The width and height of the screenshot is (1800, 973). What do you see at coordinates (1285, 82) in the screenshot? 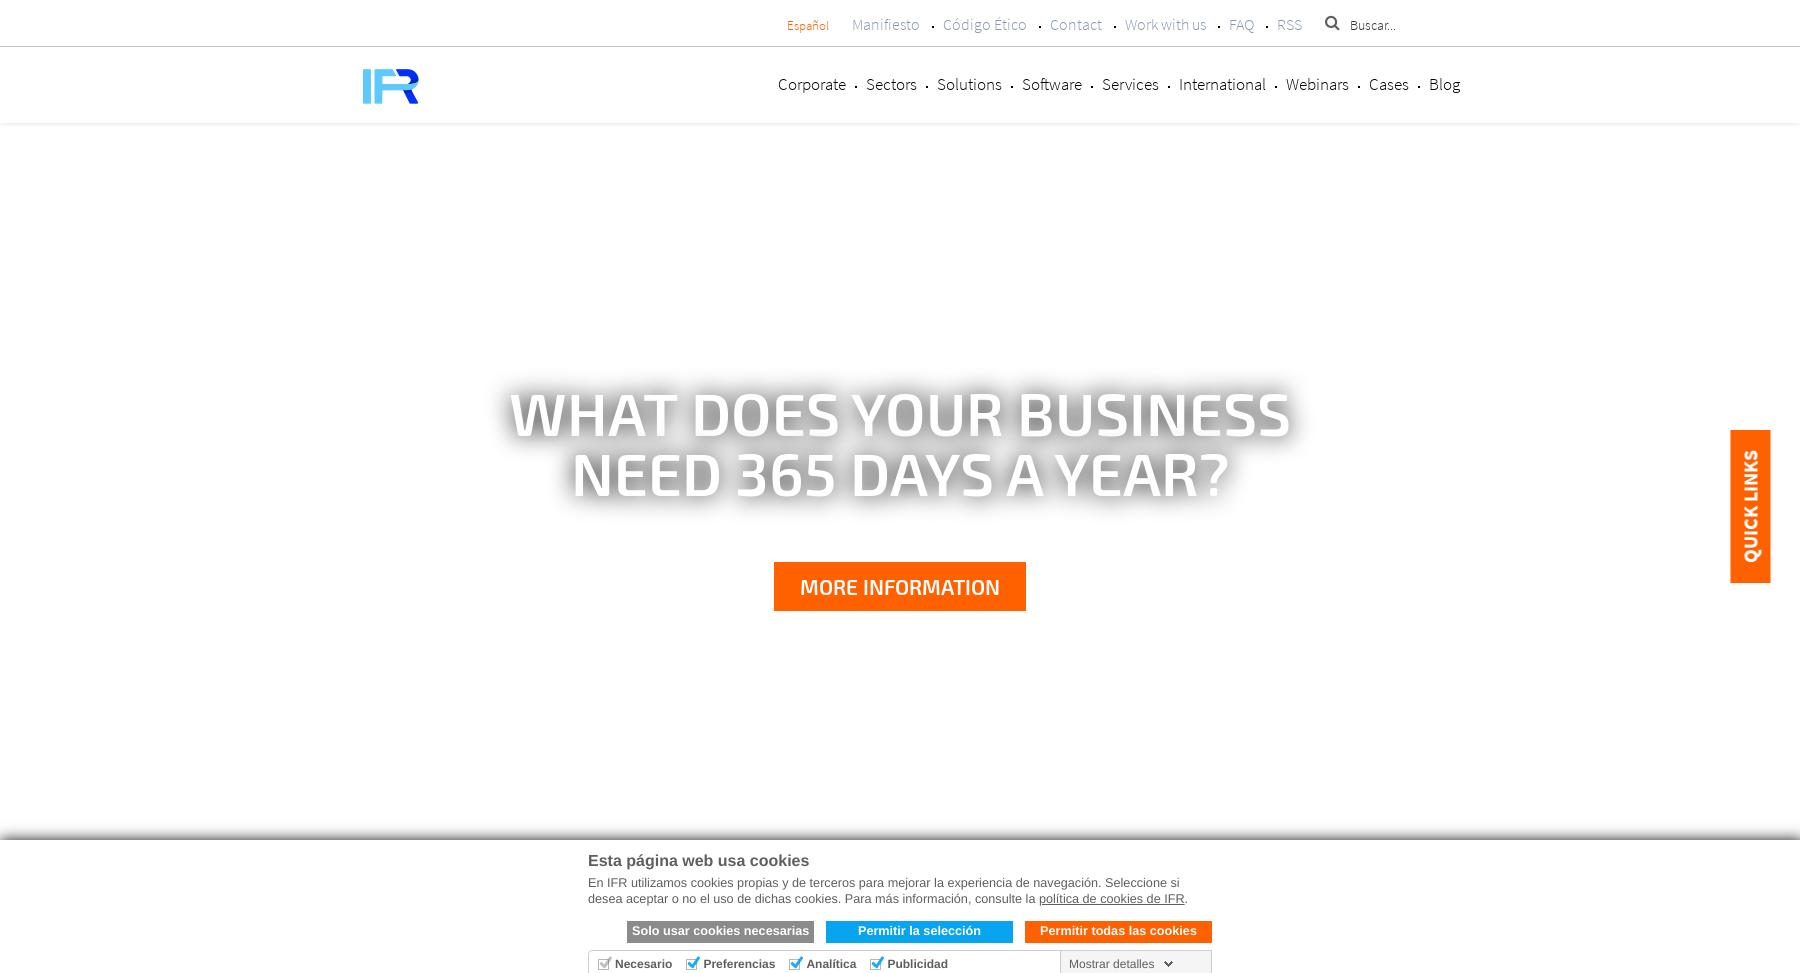
I see `'Webinars'` at bounding box center [1285, 82].